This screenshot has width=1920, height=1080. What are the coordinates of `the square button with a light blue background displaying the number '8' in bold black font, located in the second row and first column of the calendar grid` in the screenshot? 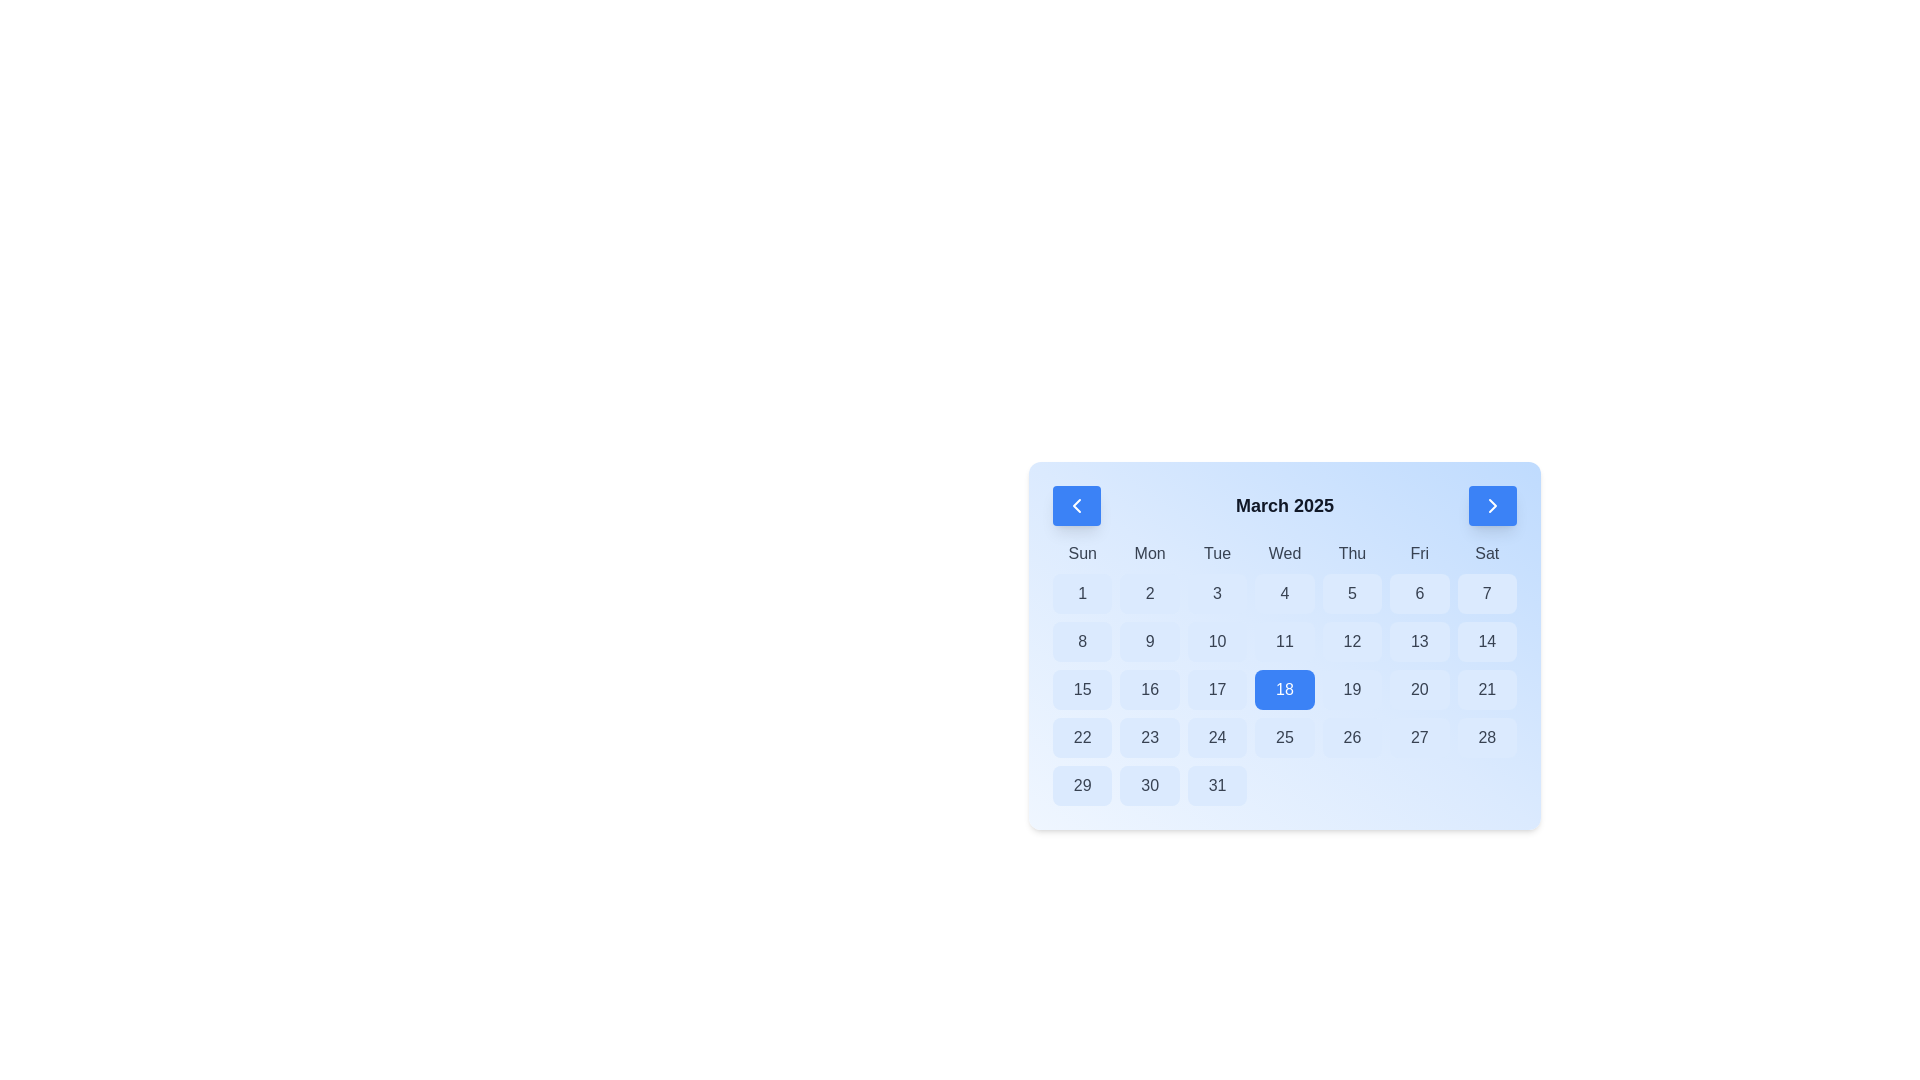 It's located at (1081, 641).